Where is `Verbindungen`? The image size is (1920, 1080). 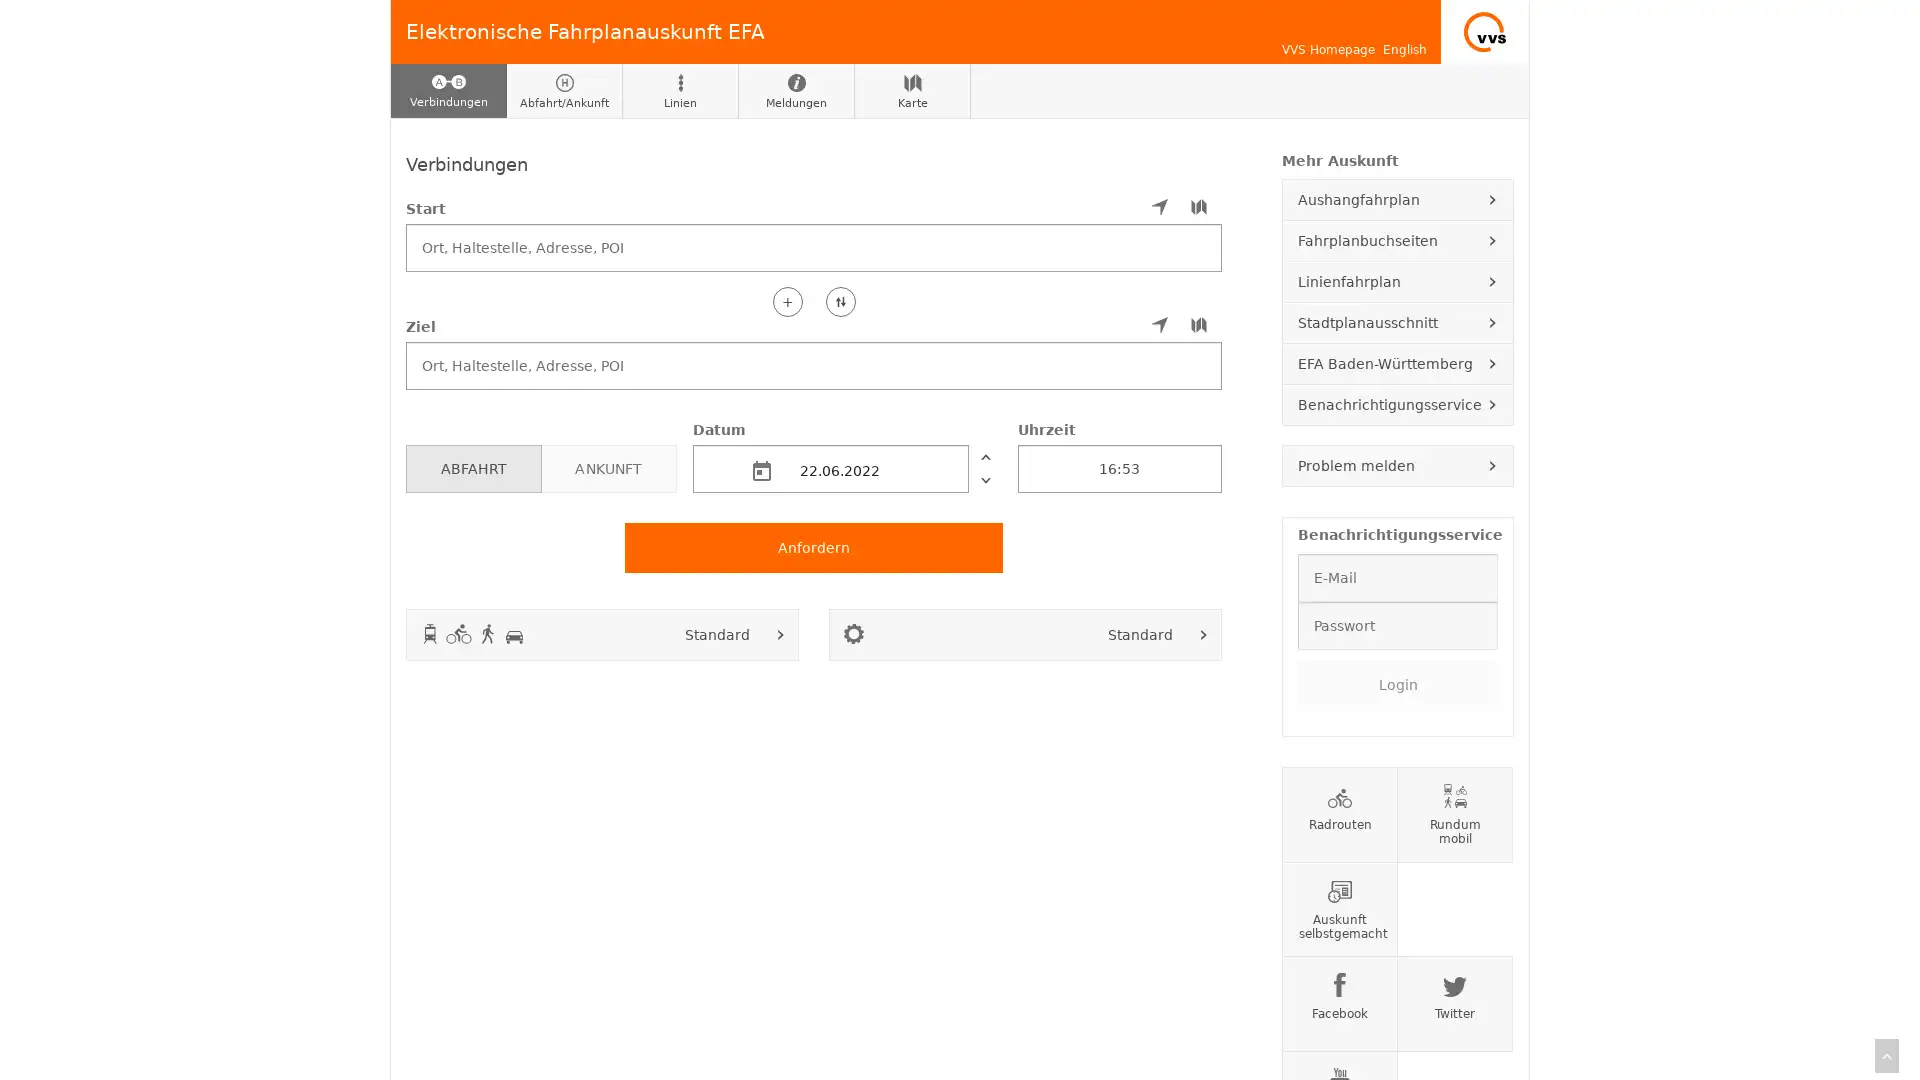 Verbindungen is located at coordinates (448, 91).